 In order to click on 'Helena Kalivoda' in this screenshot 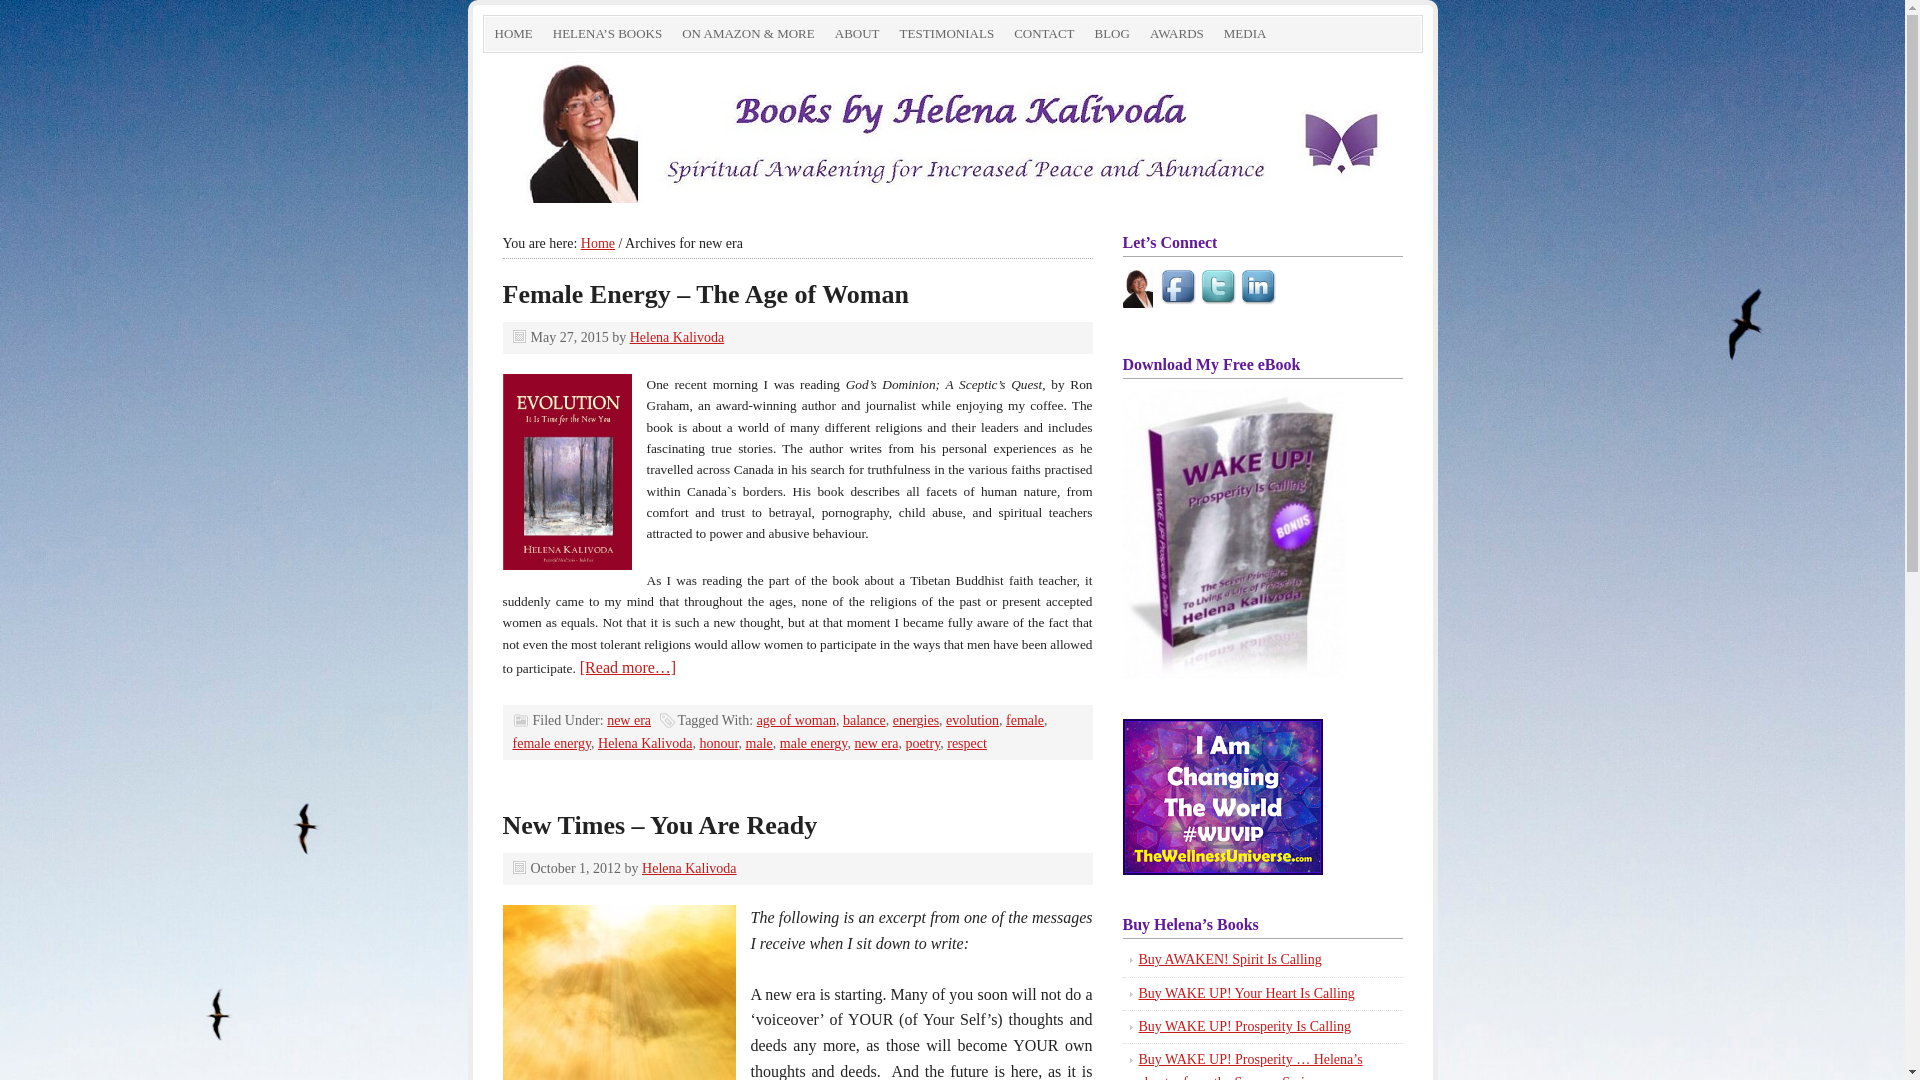, I will do `click(676, 336)`.